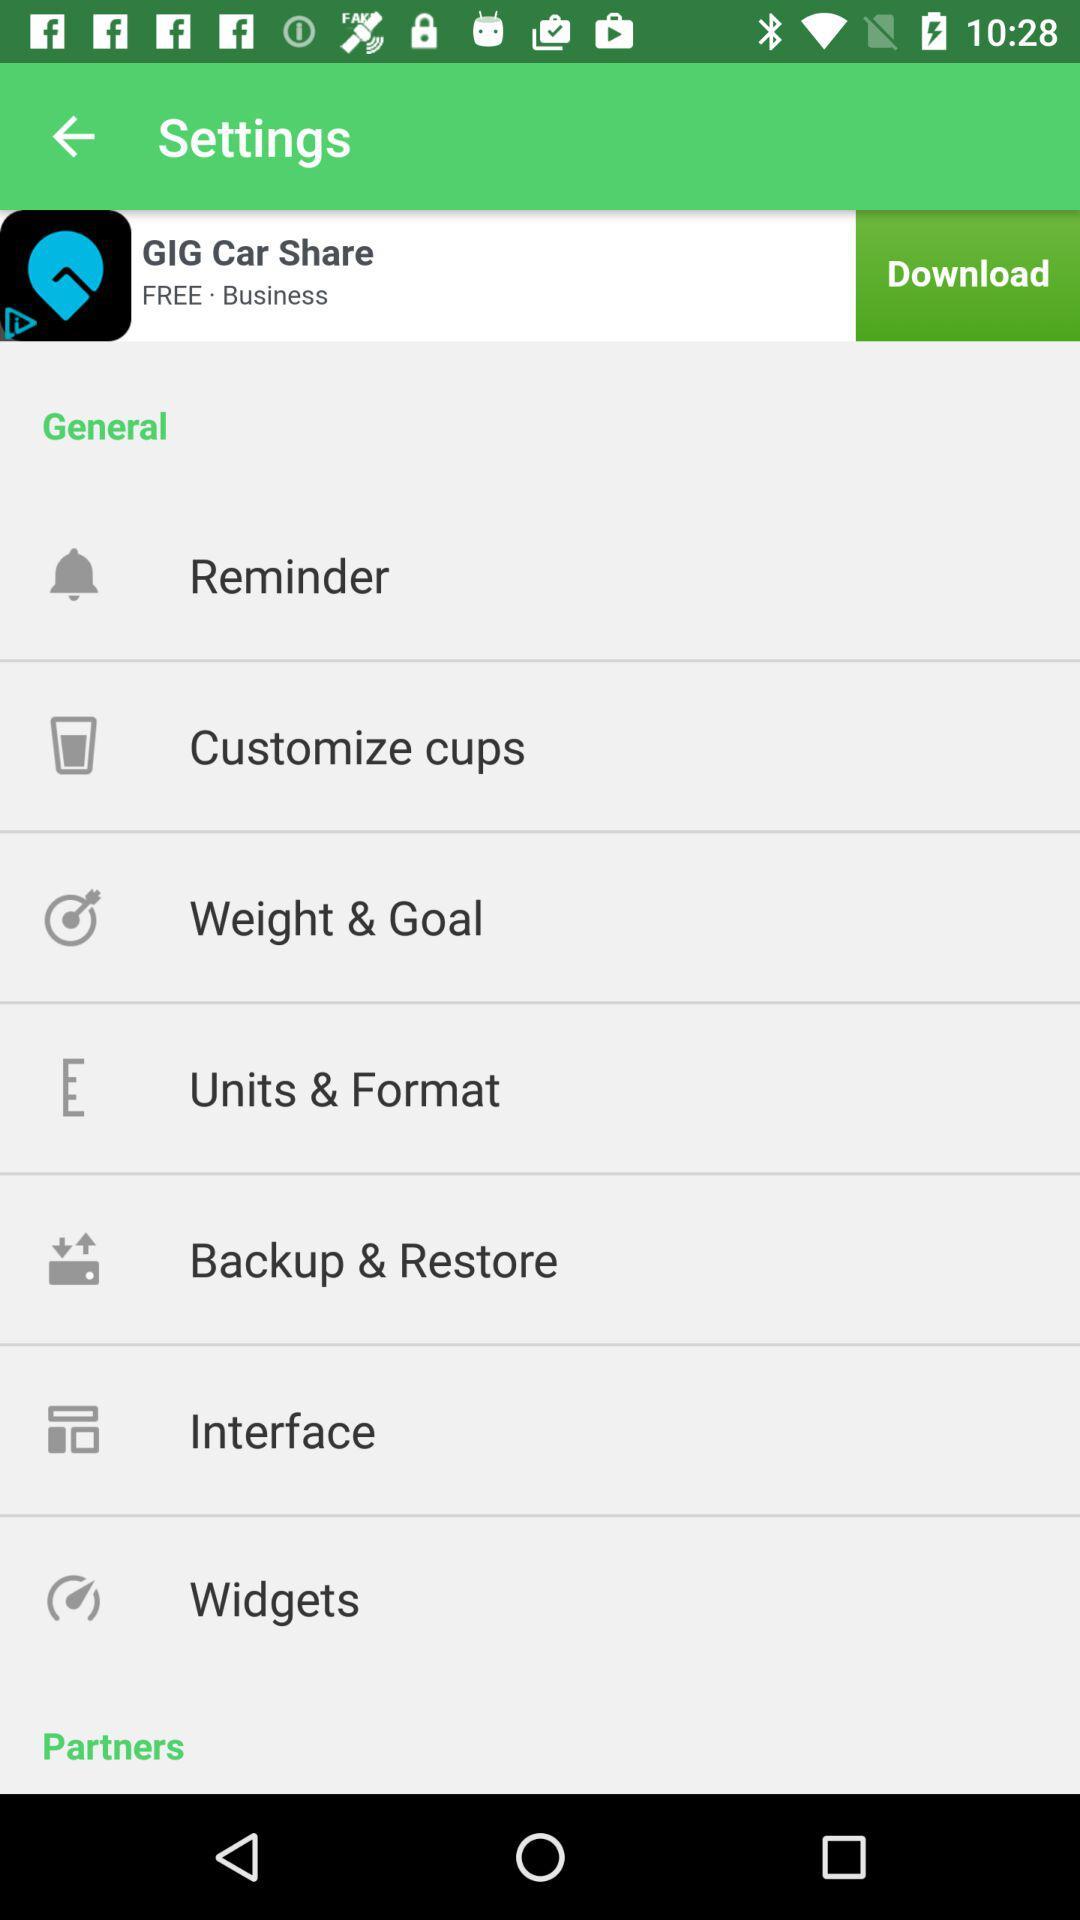 The width and height of the screenshot is (1080, 1920). What do you see at coordinates (72, 135) in the screenshot?
I see `the app next to the settings app` at bounding box center [72, 135].